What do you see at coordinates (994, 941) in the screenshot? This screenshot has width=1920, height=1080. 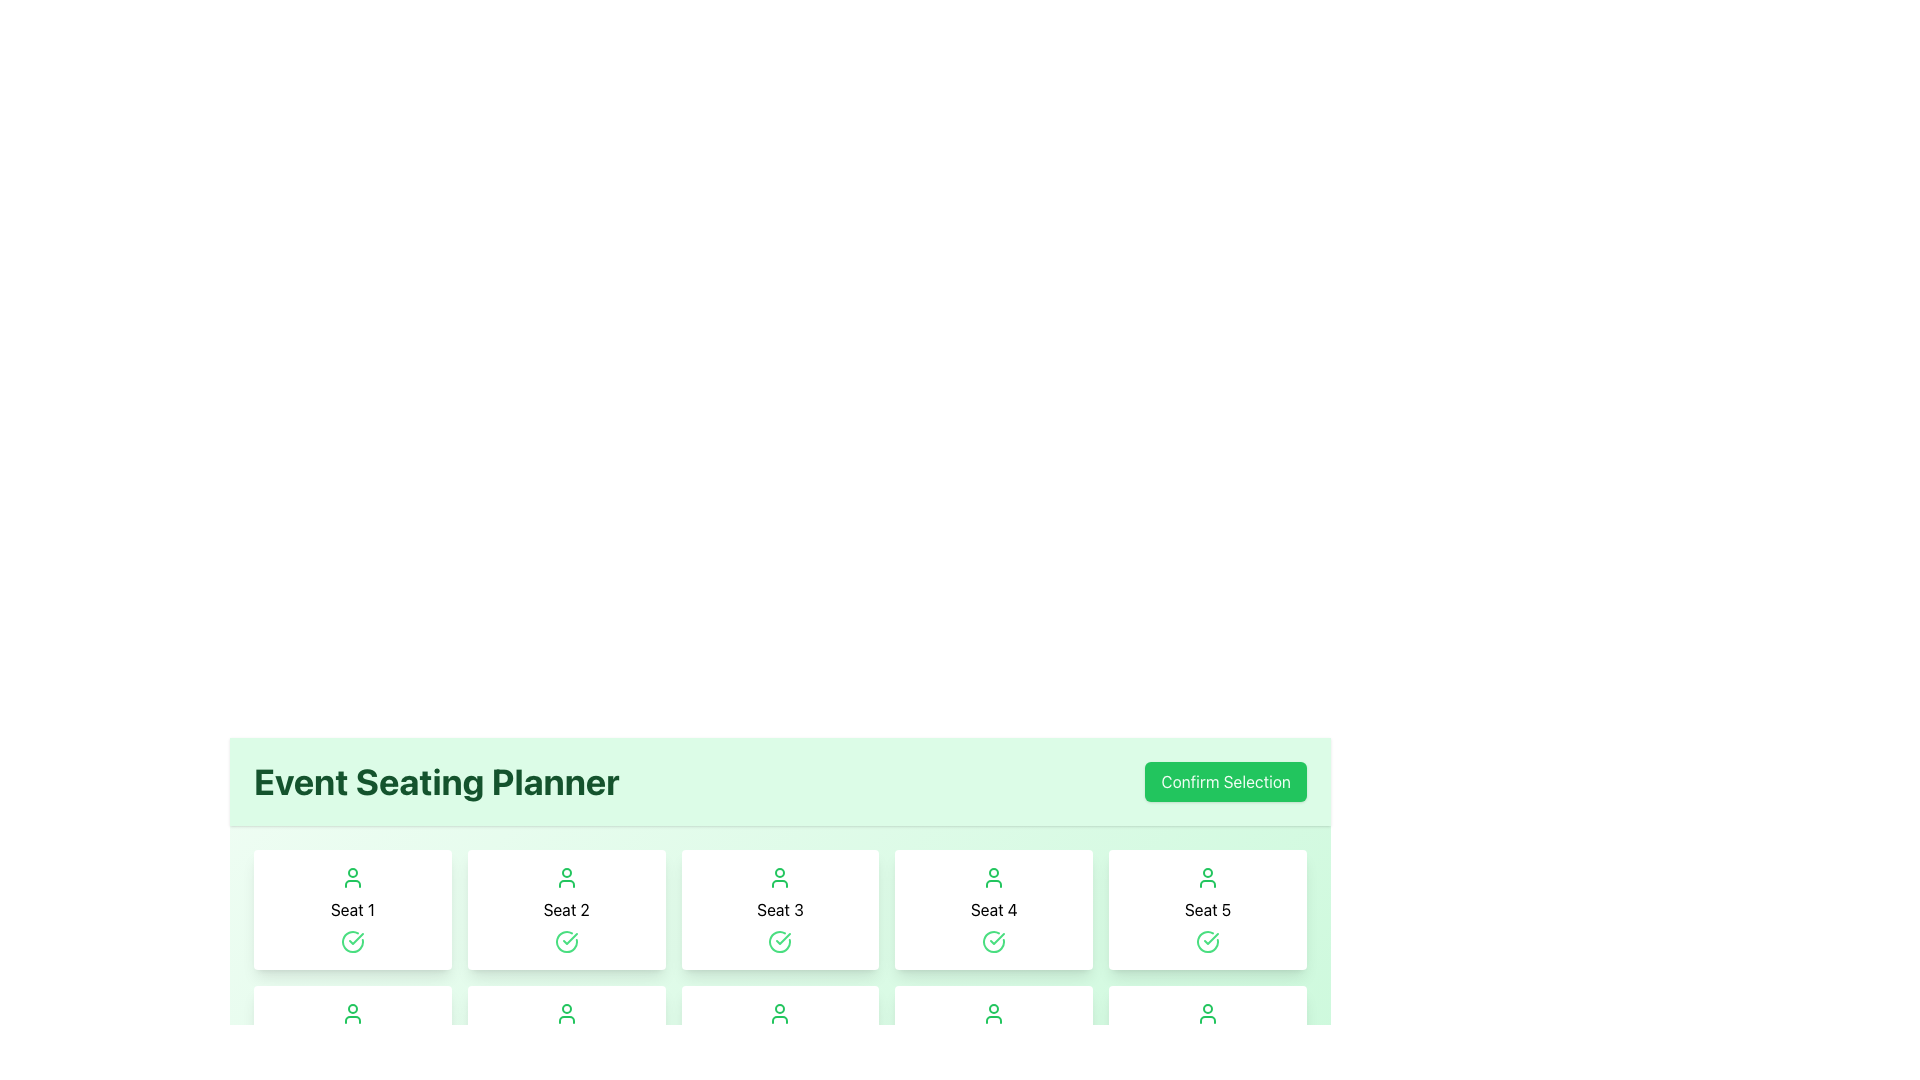 I see `the circular icon with a checkmark inside, which has a green border and is located in the fourth column of the seating grid, directly below the 'Seat 4' label` at bounding box center [994, 941].